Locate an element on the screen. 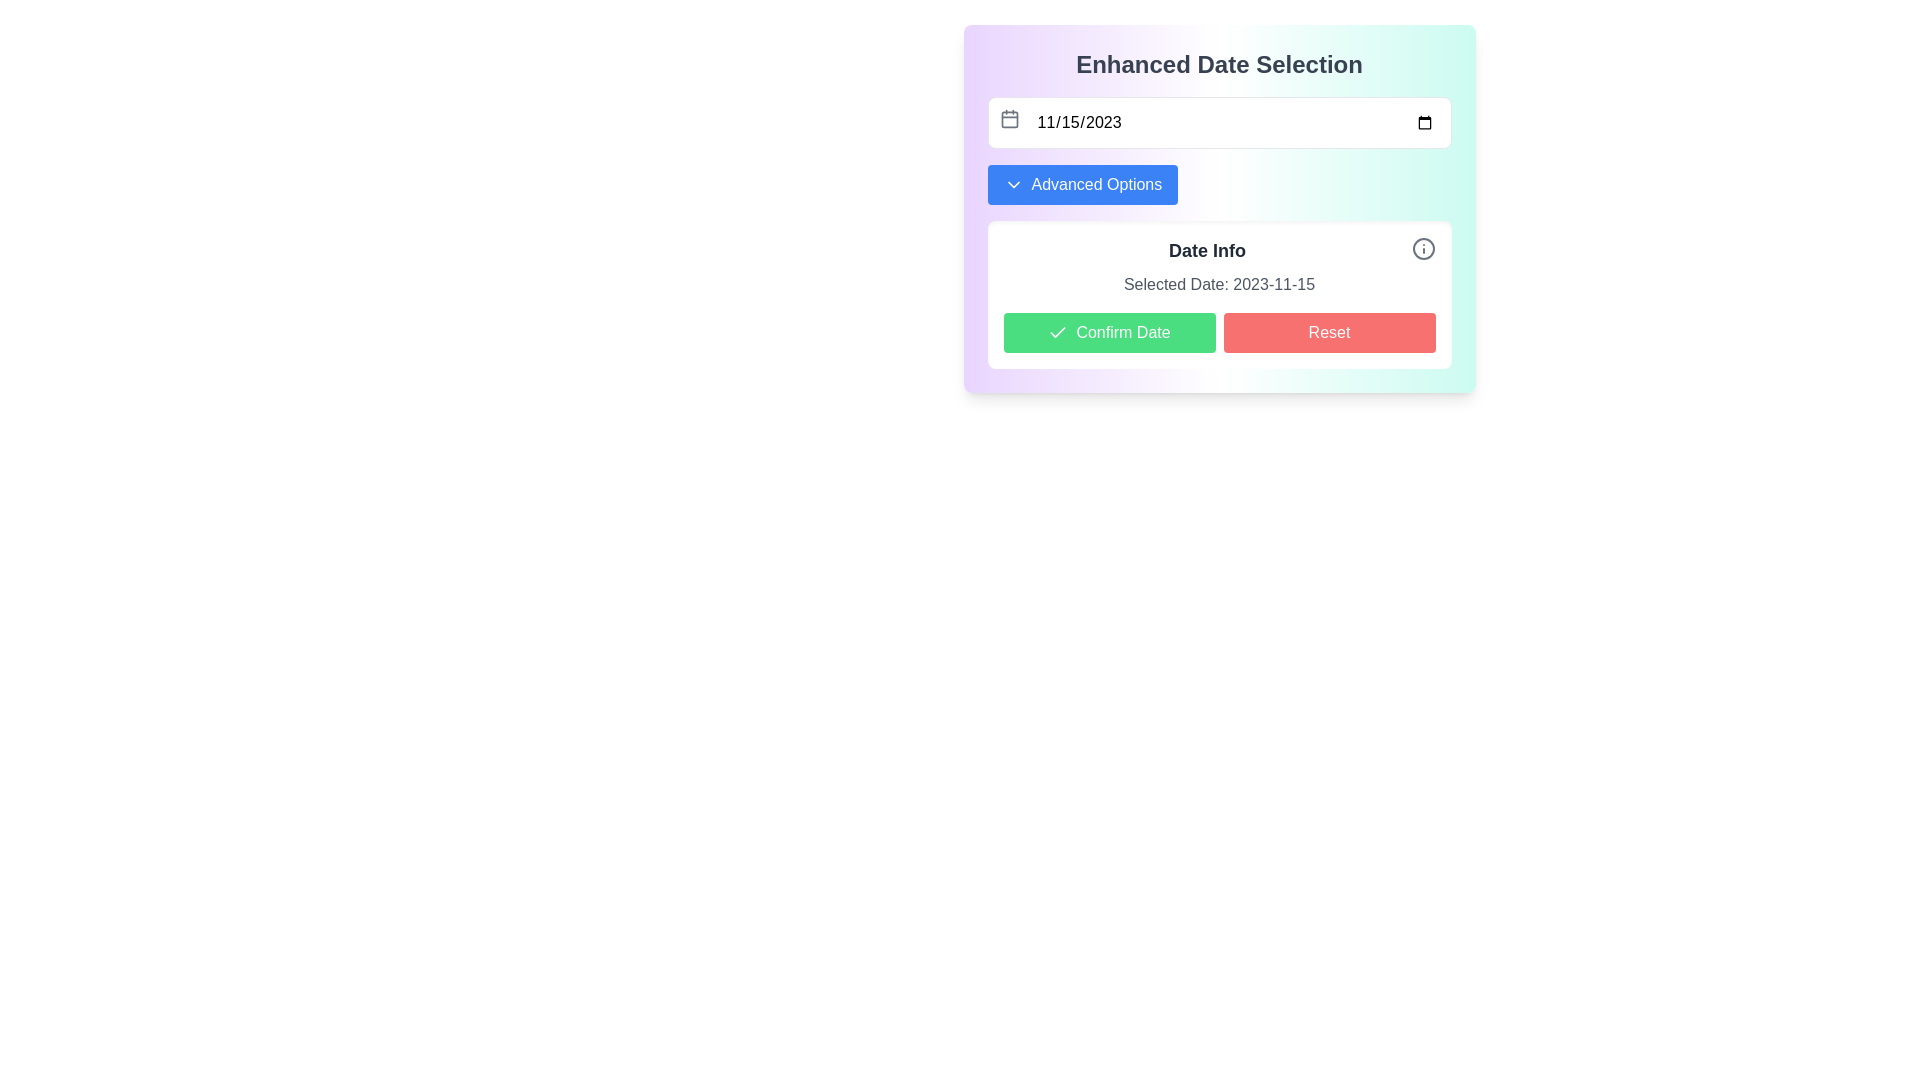 This screenshot has height=1080, width=1920. the reset or clear date selection button located is located at coordinates (1329, 331).